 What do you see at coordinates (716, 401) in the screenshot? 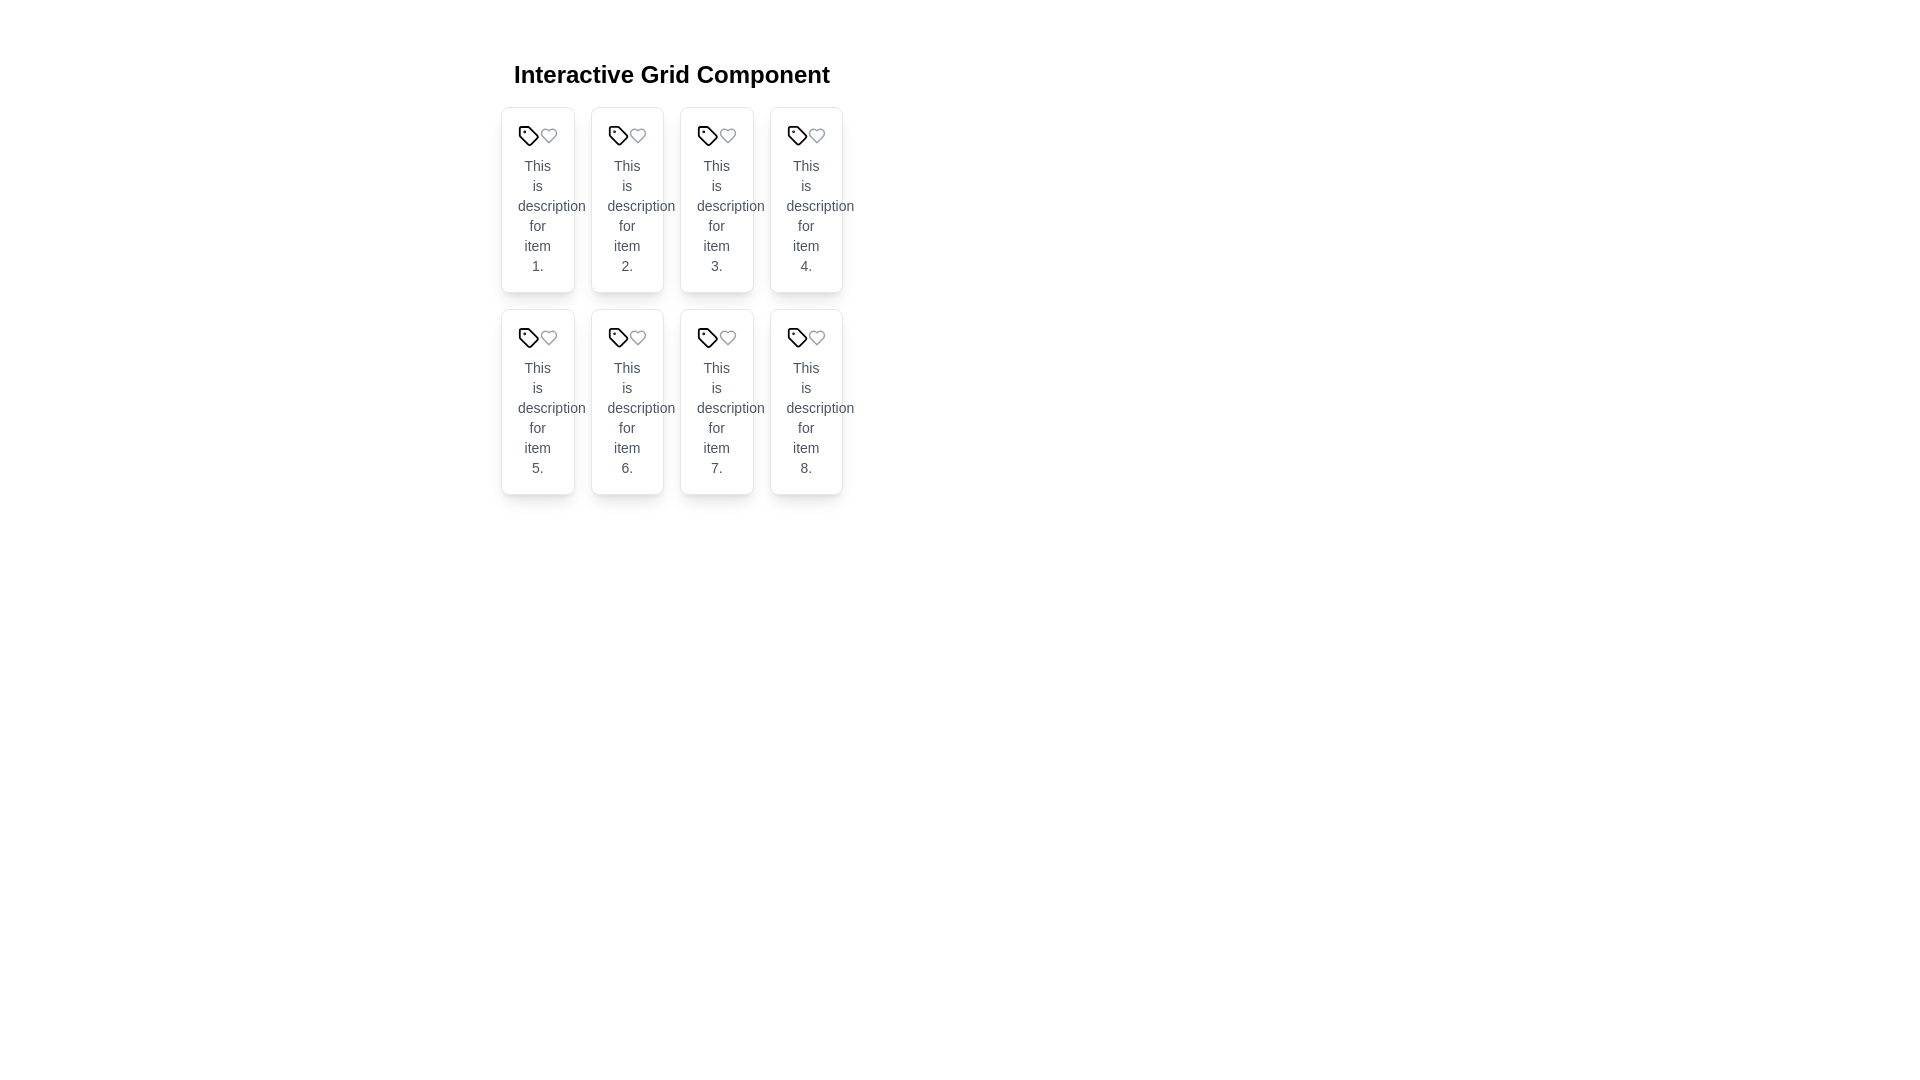
I see `the seventh tile component, which has a white background, rounded corners, and contains the text 'This is description for item 7.'` at bounding box center [716, 401].